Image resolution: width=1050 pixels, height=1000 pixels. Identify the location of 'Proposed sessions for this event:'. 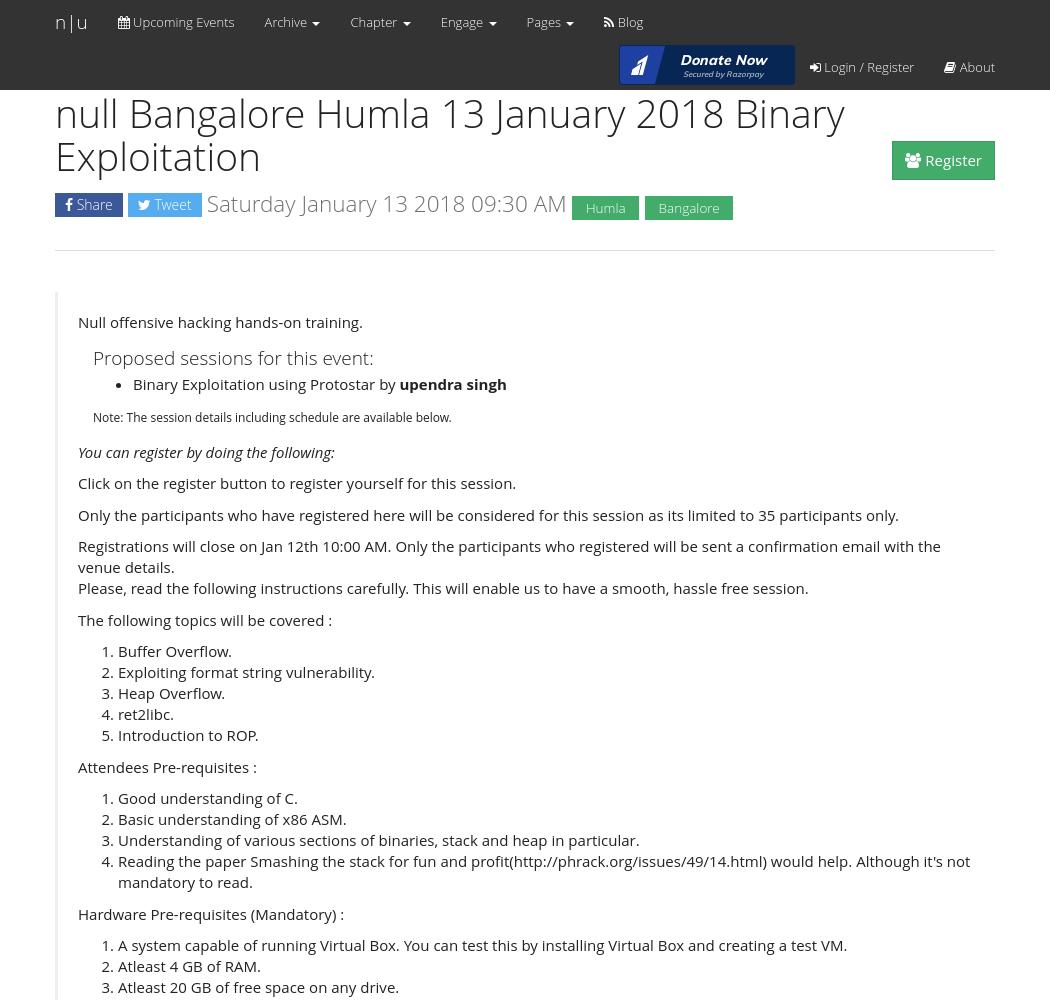
(232, 357).